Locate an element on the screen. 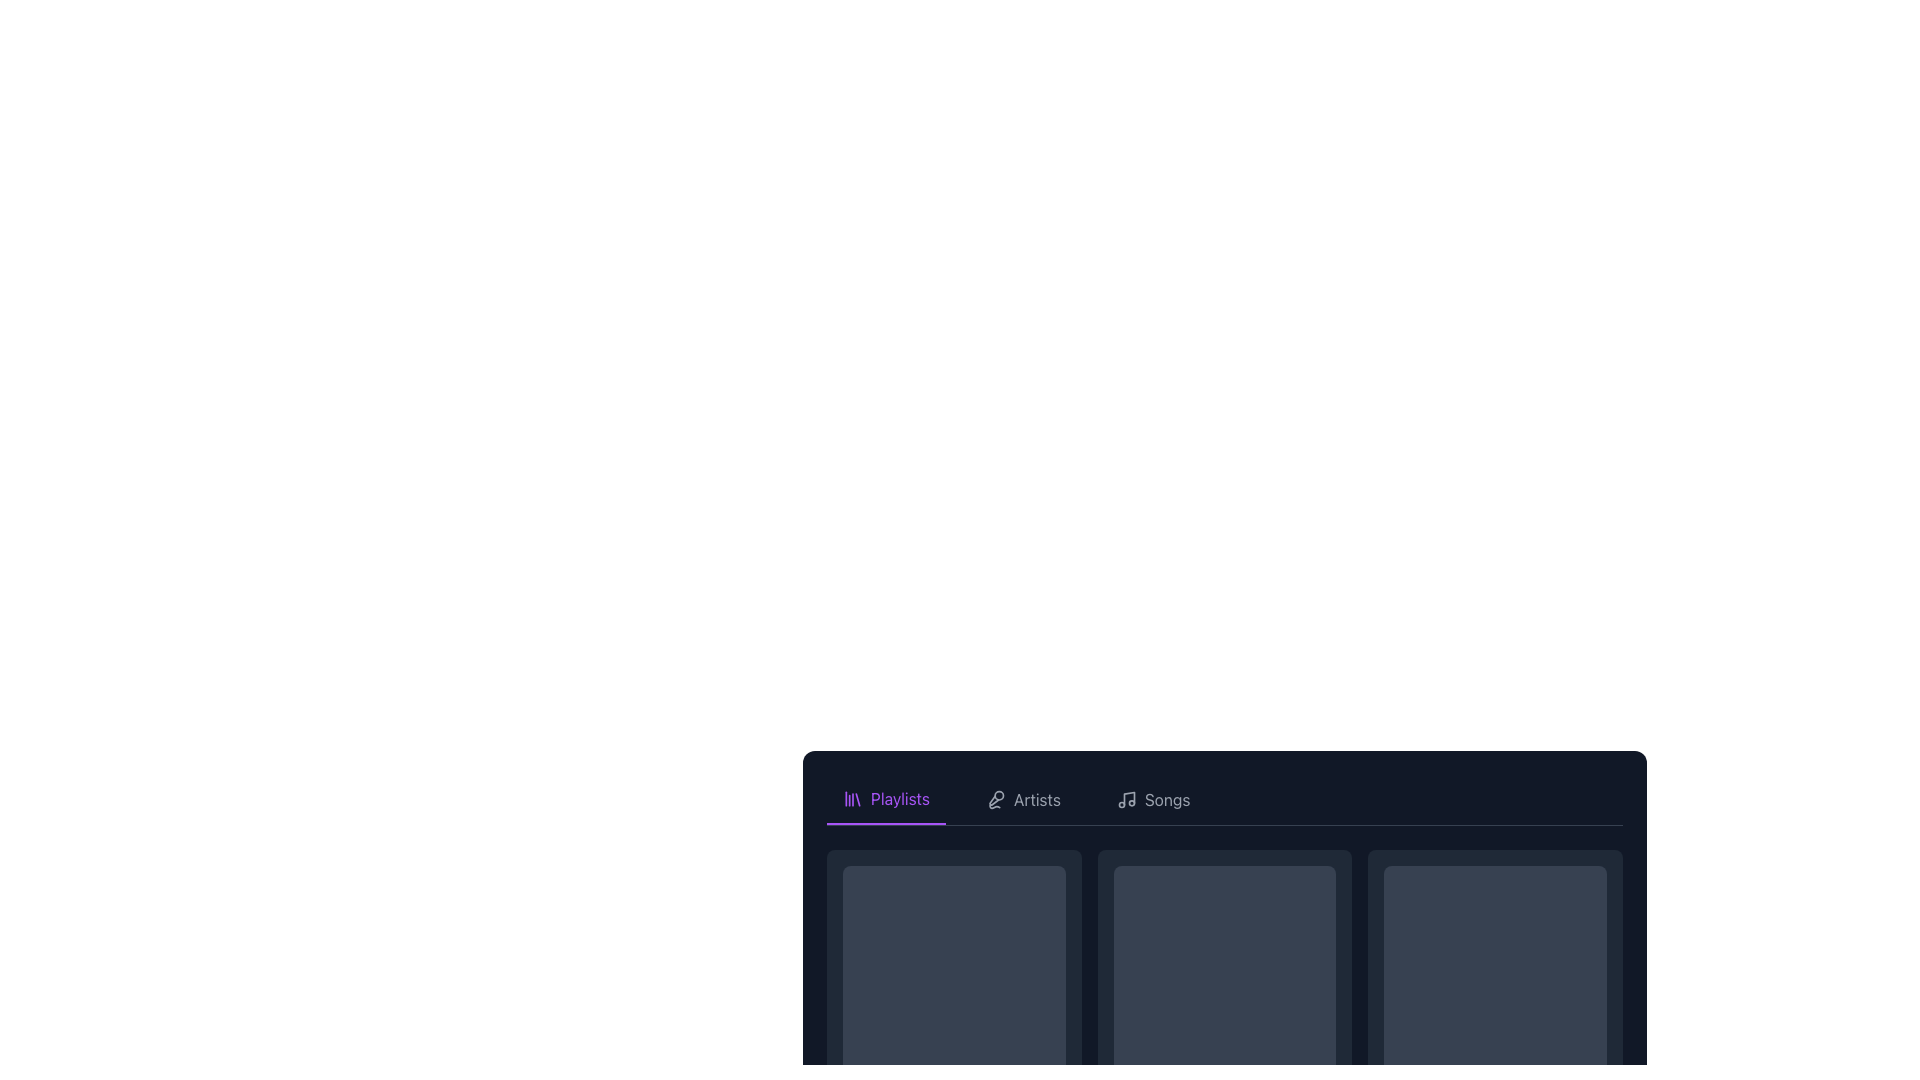 The width and height of the screenshot is (1920, 1080). the dark gray block element with rounded corners located in the midsection of the playlist layout is located at coordinates (1223, 894).